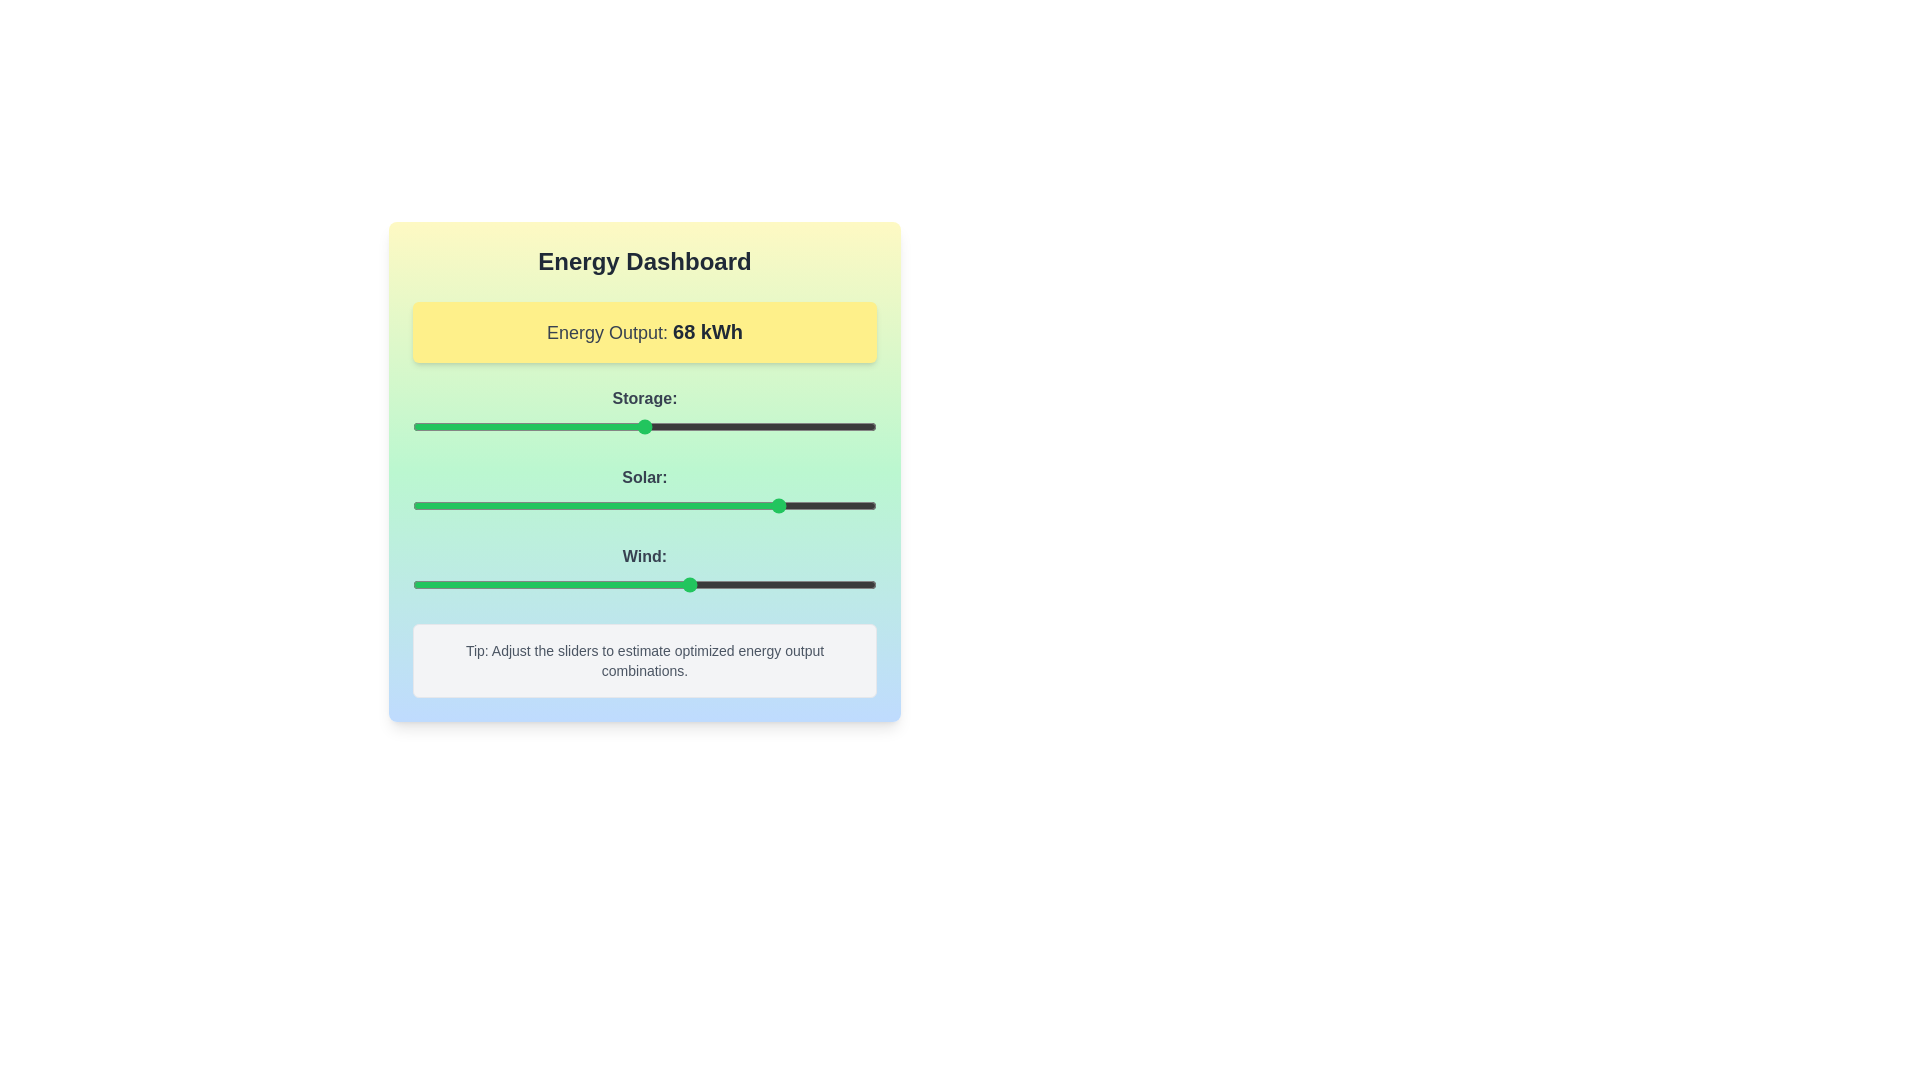 The width and height of the screenshot is (1920, 1080). What do you see at coordinates (741, 426) in the screenshot?
I see `the 'Storage' slider to 71` at bounding box center [741, 426].